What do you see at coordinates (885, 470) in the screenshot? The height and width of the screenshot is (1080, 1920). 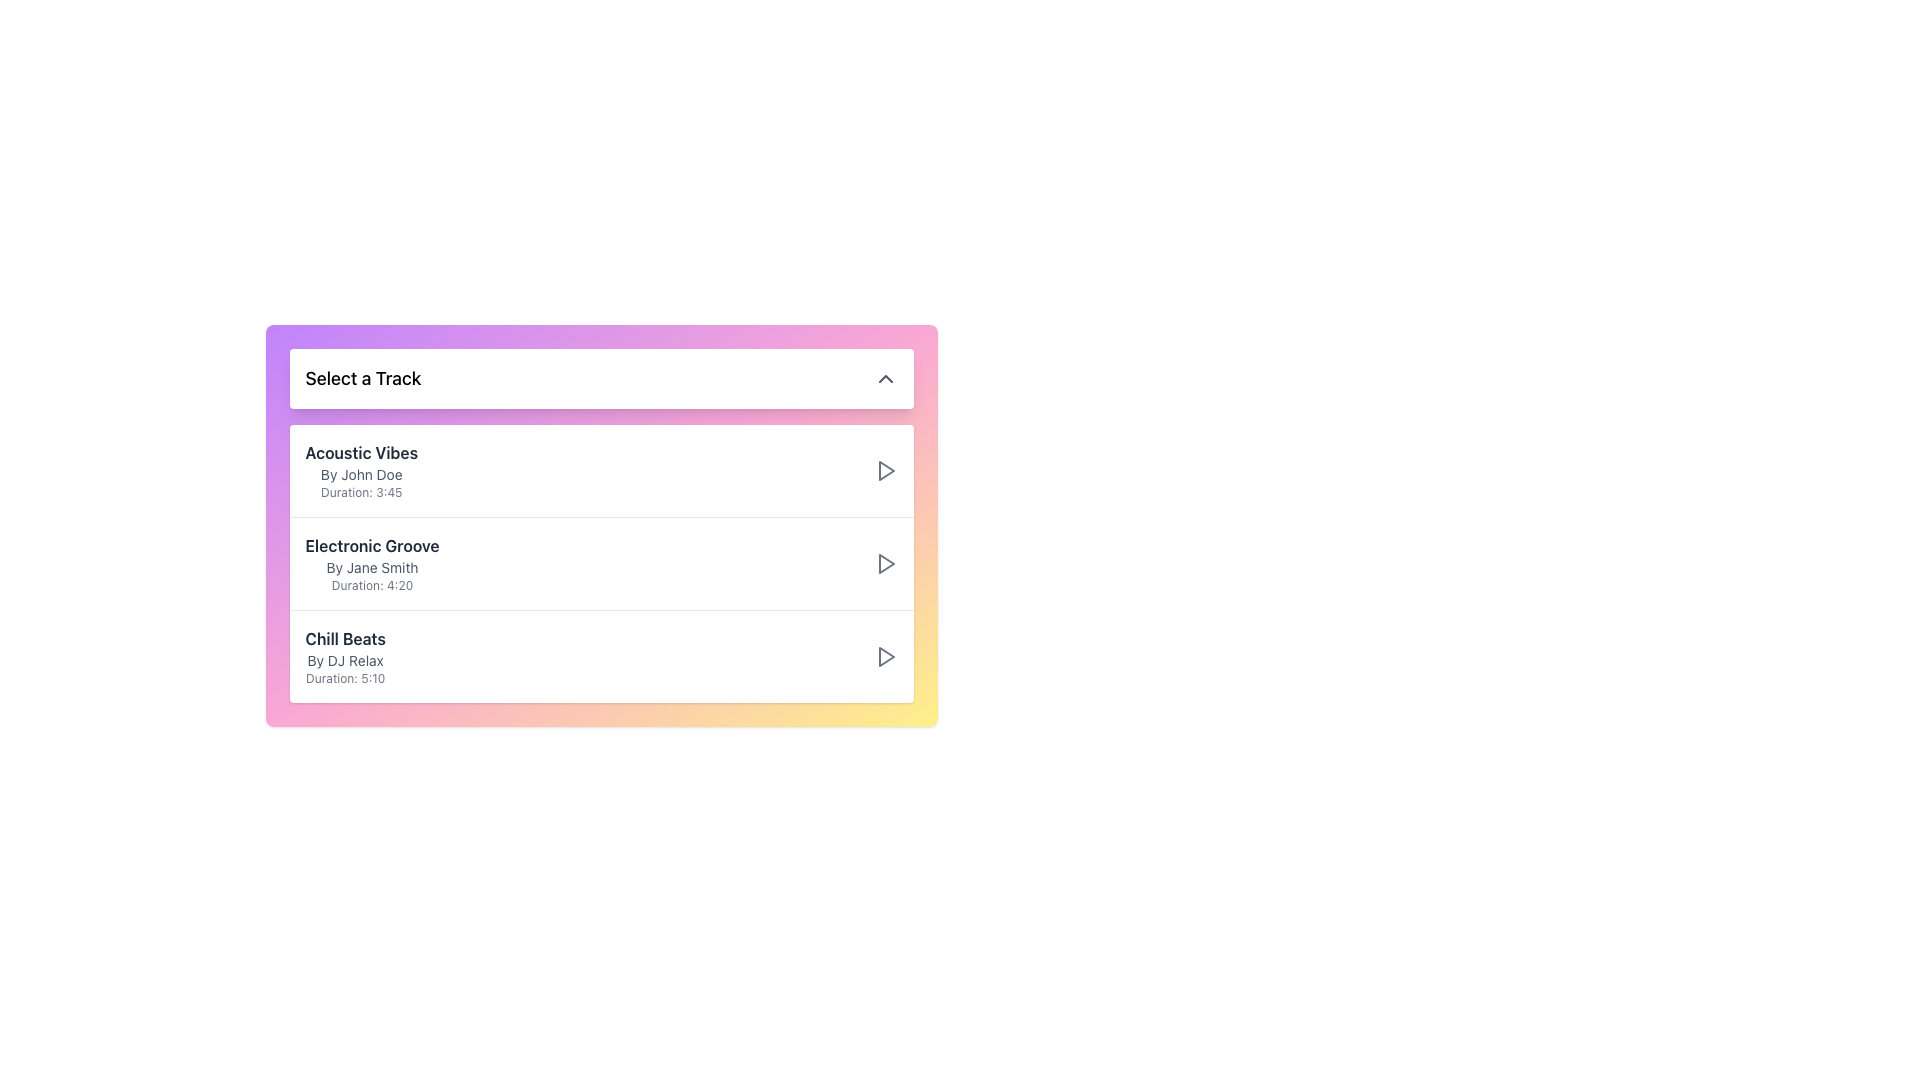 I see `the play button icon located at the far right of the 'Electronic Groove' track to initiate playback` at bounding box center [885, 470].